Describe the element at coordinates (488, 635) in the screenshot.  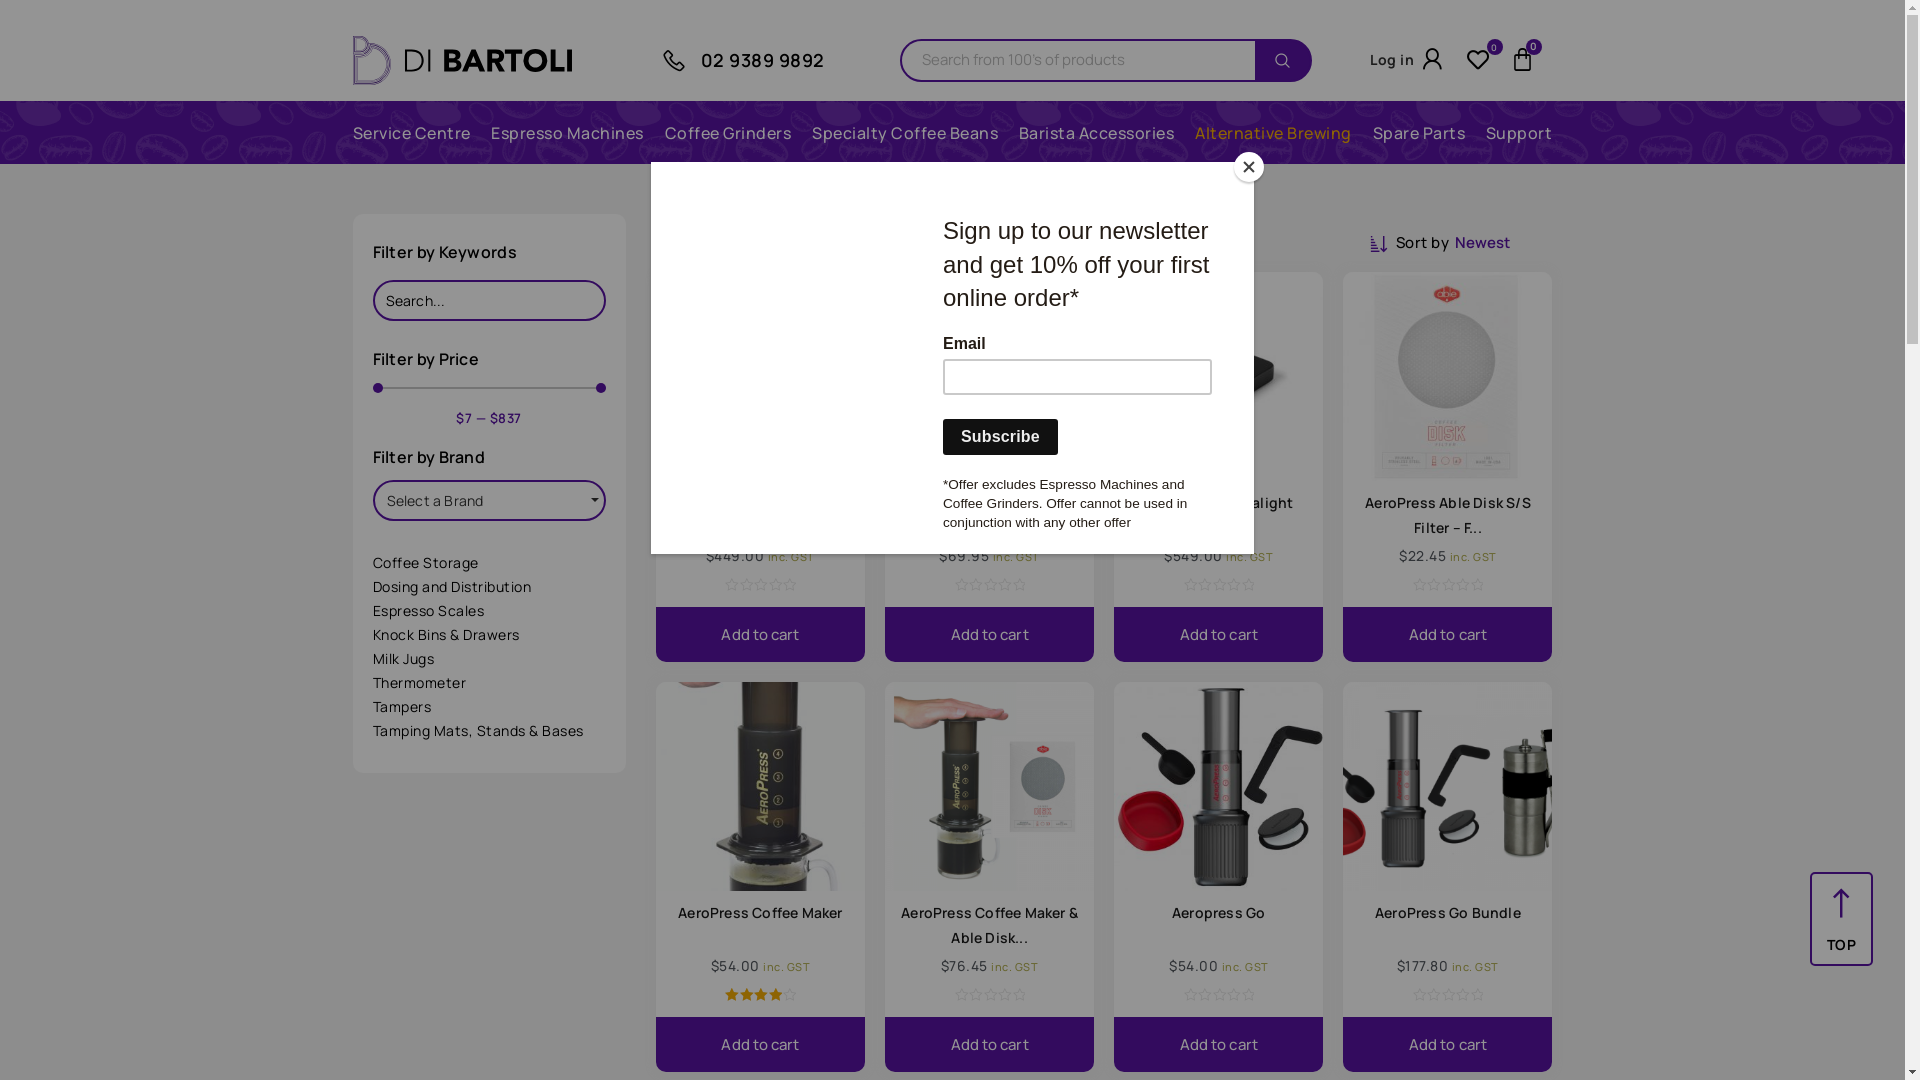
I see `'Knock Bins & Drawers'` at that location.